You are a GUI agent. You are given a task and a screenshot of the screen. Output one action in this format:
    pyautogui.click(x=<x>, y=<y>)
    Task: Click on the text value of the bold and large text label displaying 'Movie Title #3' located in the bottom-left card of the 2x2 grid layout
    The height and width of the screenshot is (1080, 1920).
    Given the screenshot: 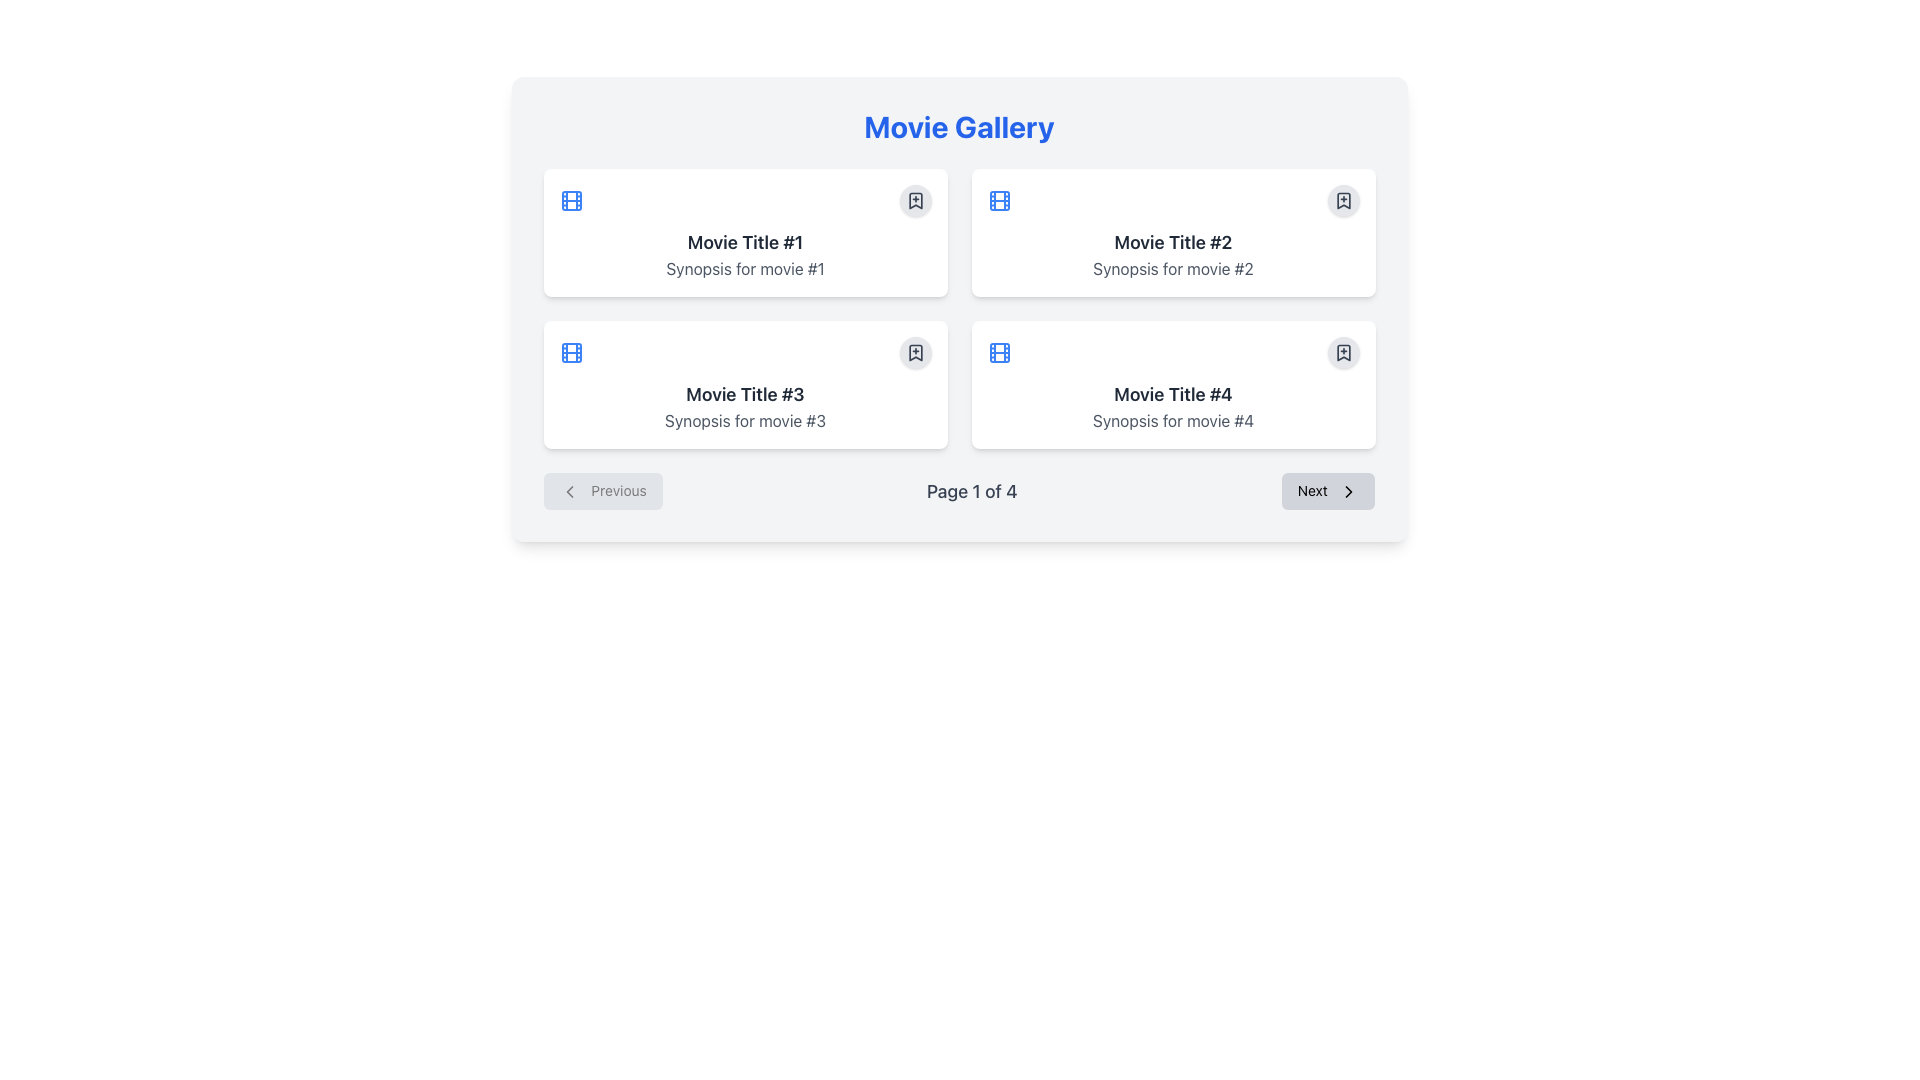 What is the action you would take?
    pyautogui.click(x=744, y=394)
    